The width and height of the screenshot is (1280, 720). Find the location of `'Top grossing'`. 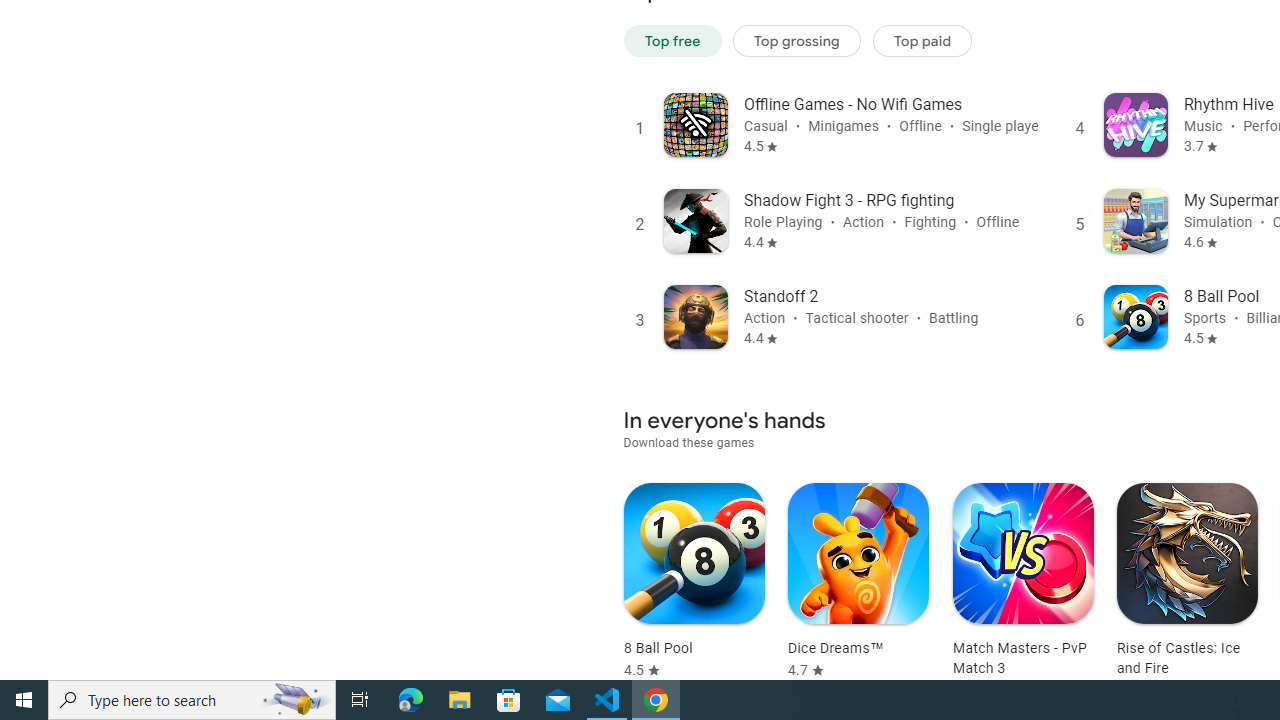

'Top grossing' is located at coordinates (796, 40).